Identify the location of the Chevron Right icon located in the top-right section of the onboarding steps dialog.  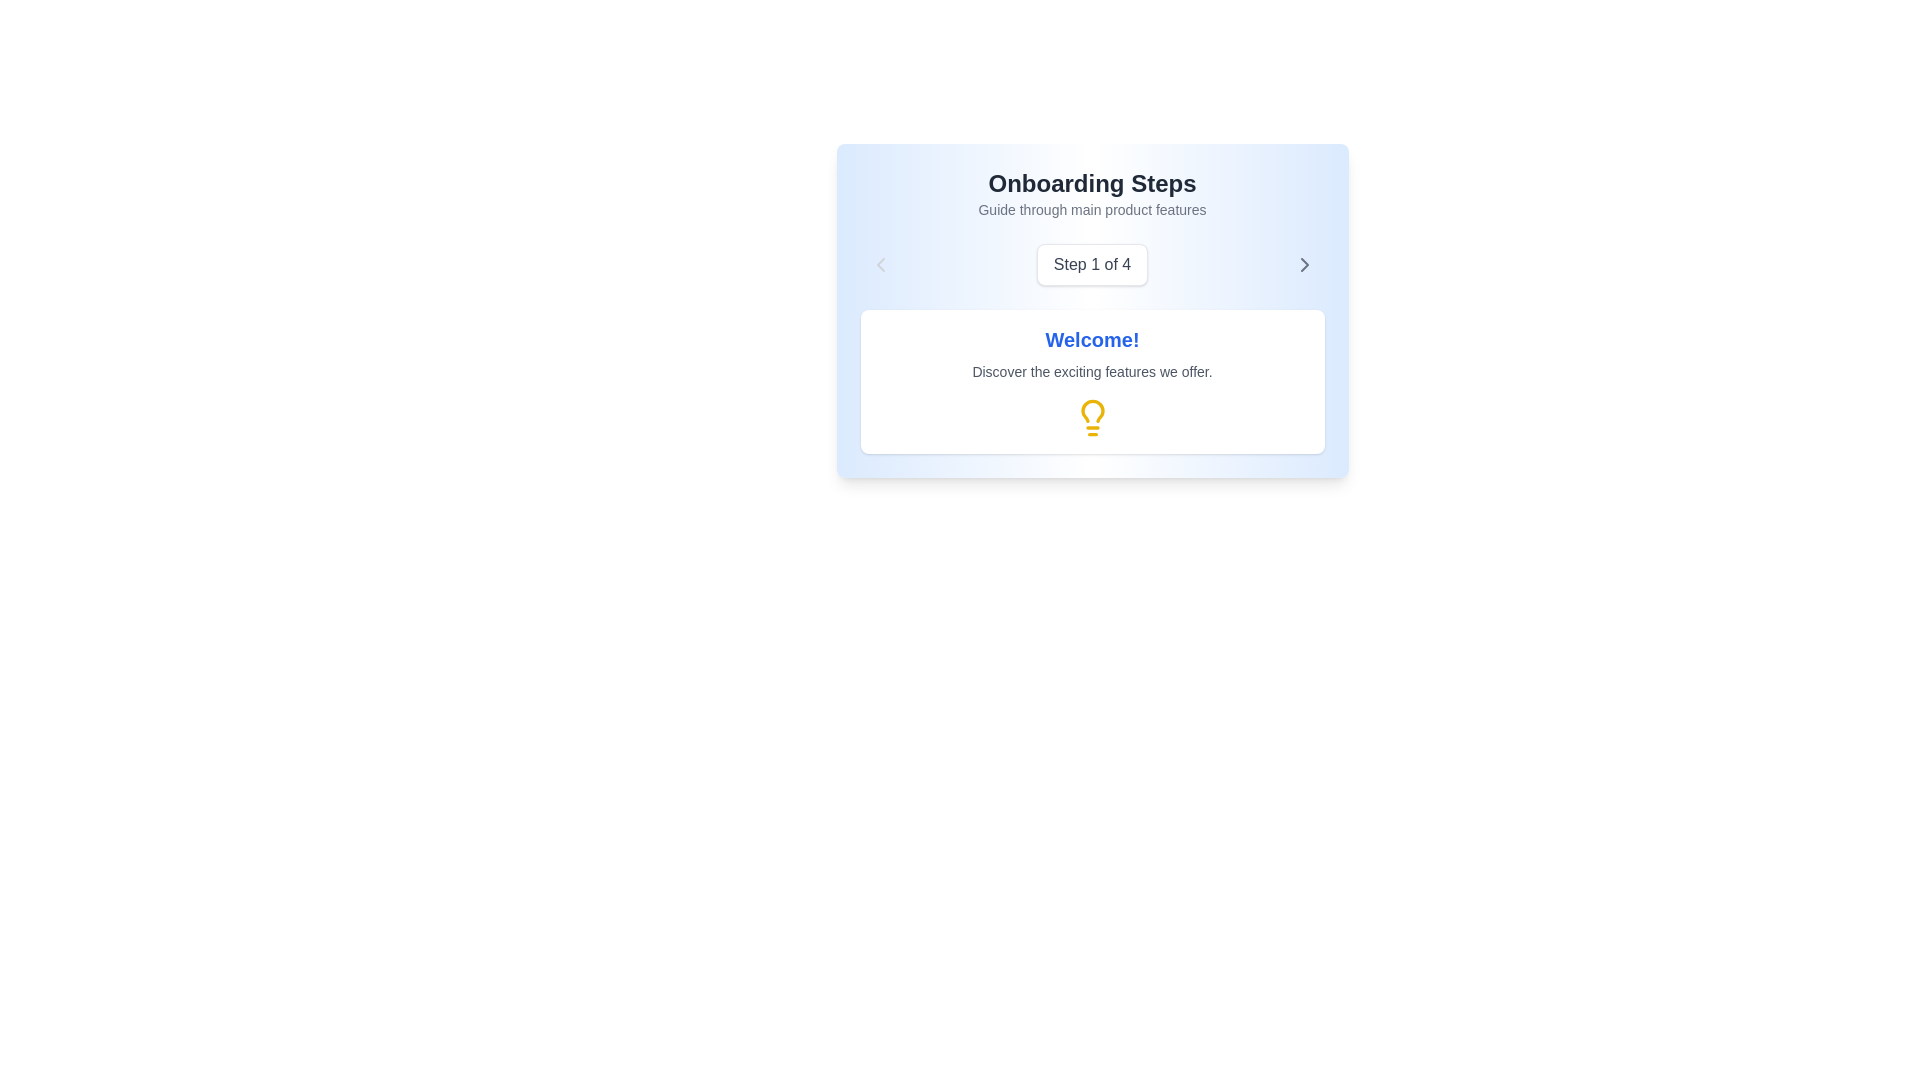
(1304, 264).